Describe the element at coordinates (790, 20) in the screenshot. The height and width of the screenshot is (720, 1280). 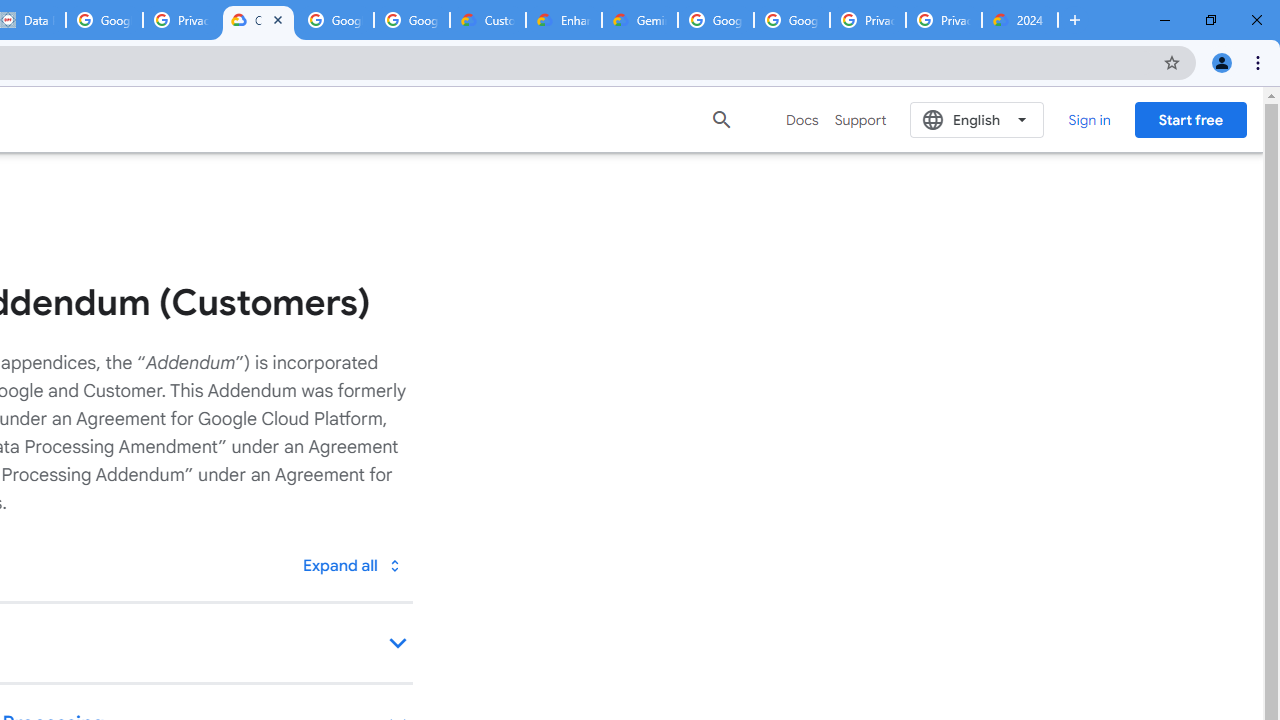
I see `'Google Cloud Platform'` at that location.